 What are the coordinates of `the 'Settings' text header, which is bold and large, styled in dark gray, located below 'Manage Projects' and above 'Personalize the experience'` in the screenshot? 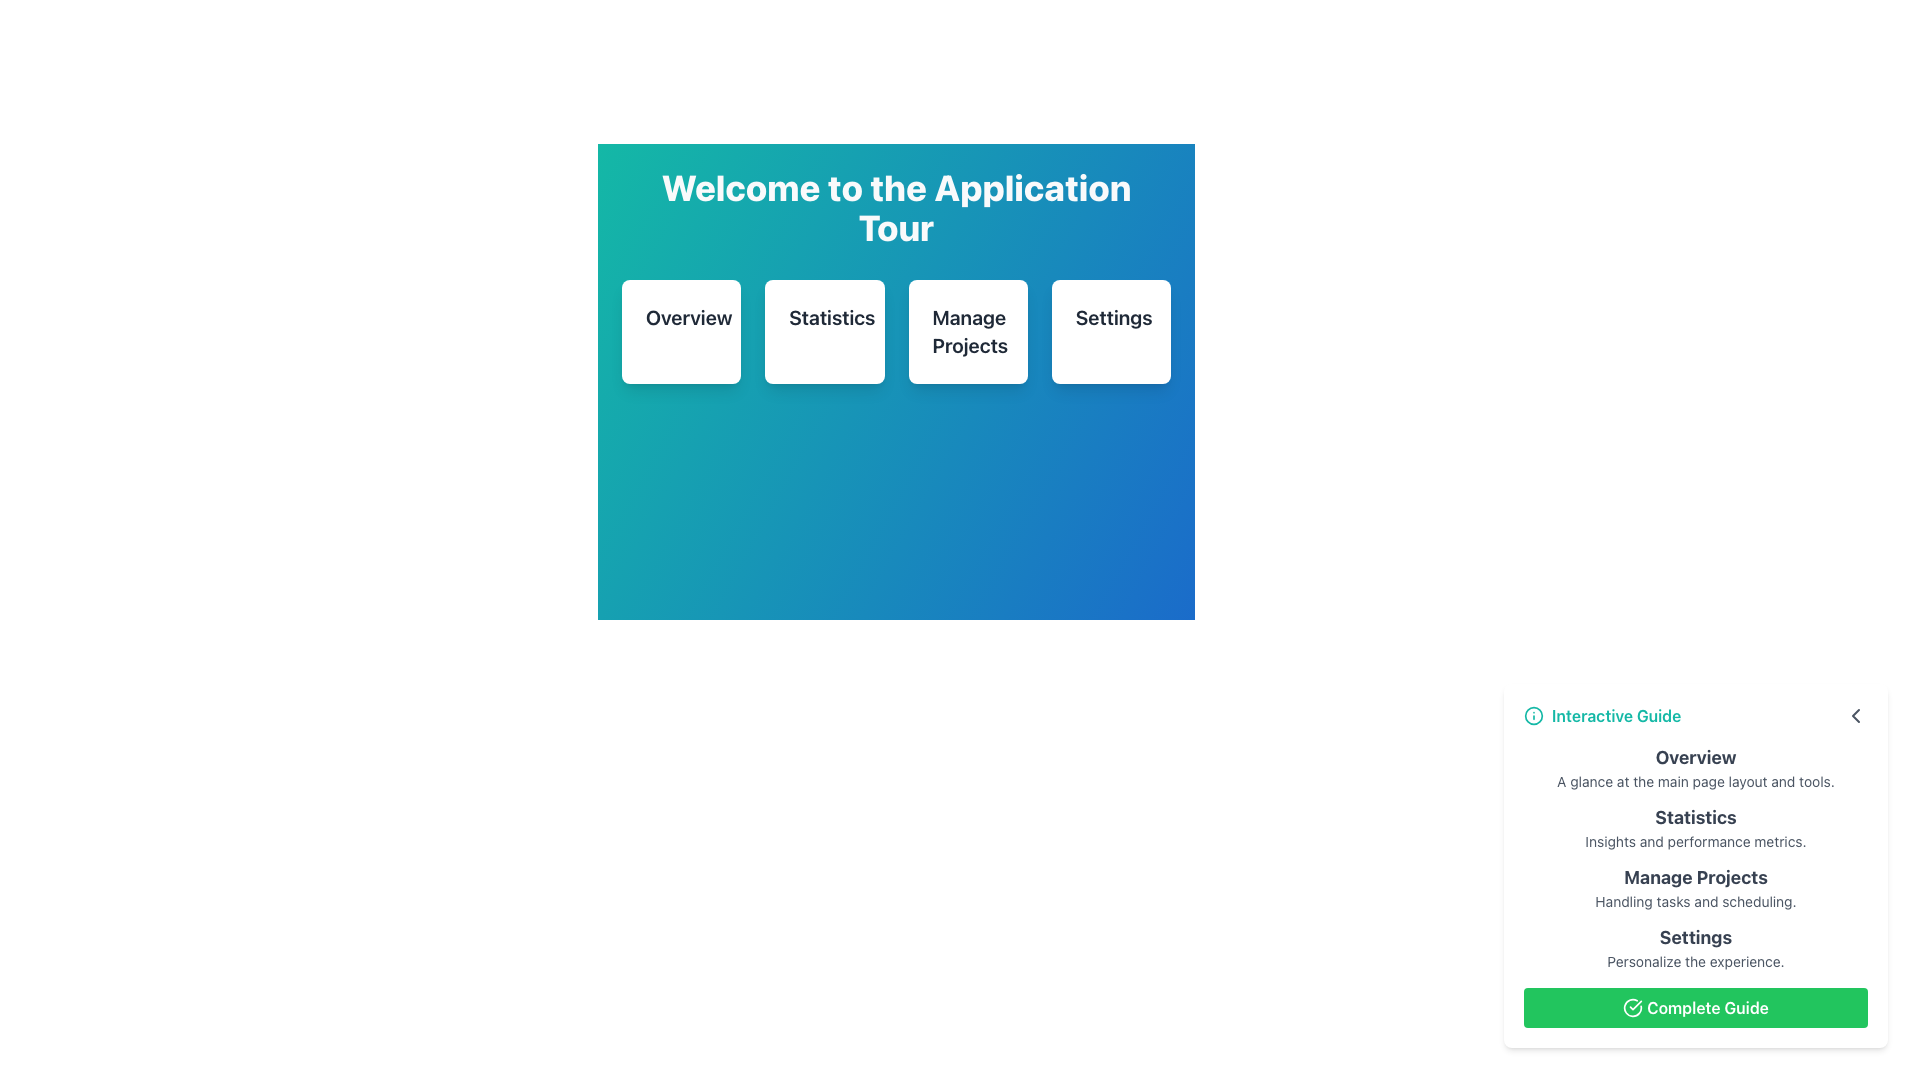 It's located at (1694, 937).